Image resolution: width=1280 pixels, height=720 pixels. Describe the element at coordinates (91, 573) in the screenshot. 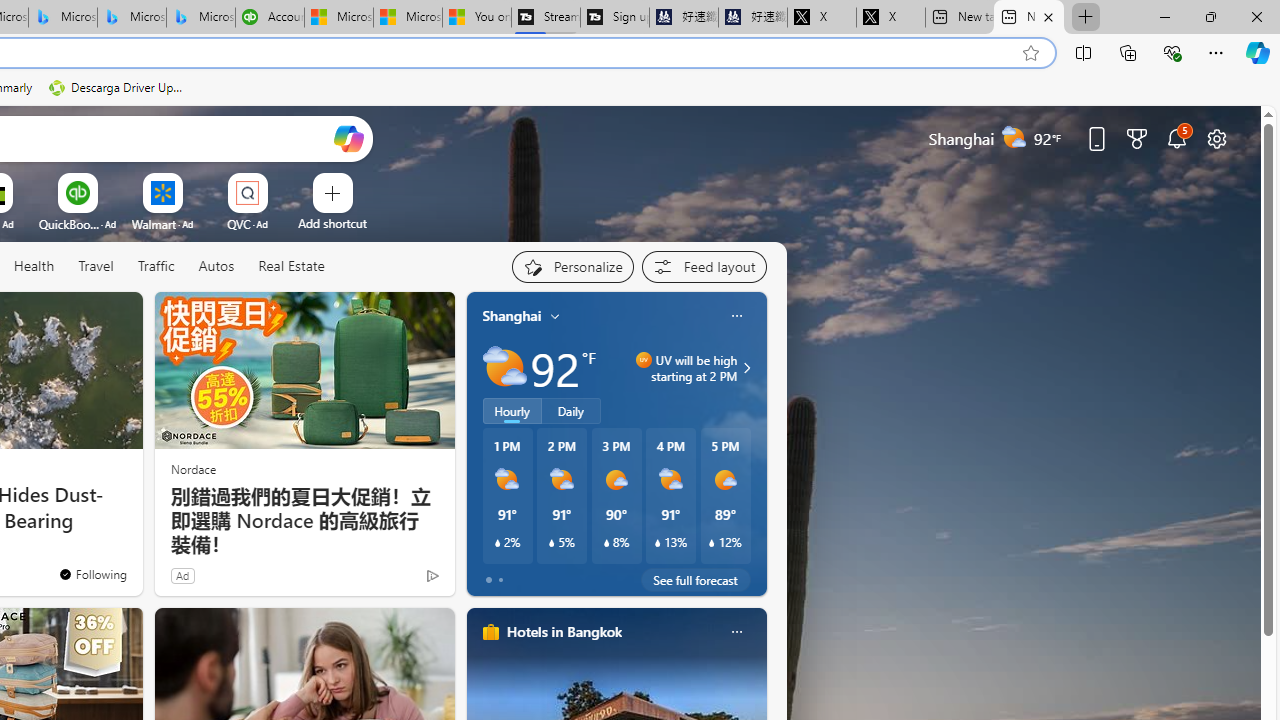

I see `'You'` at that location.